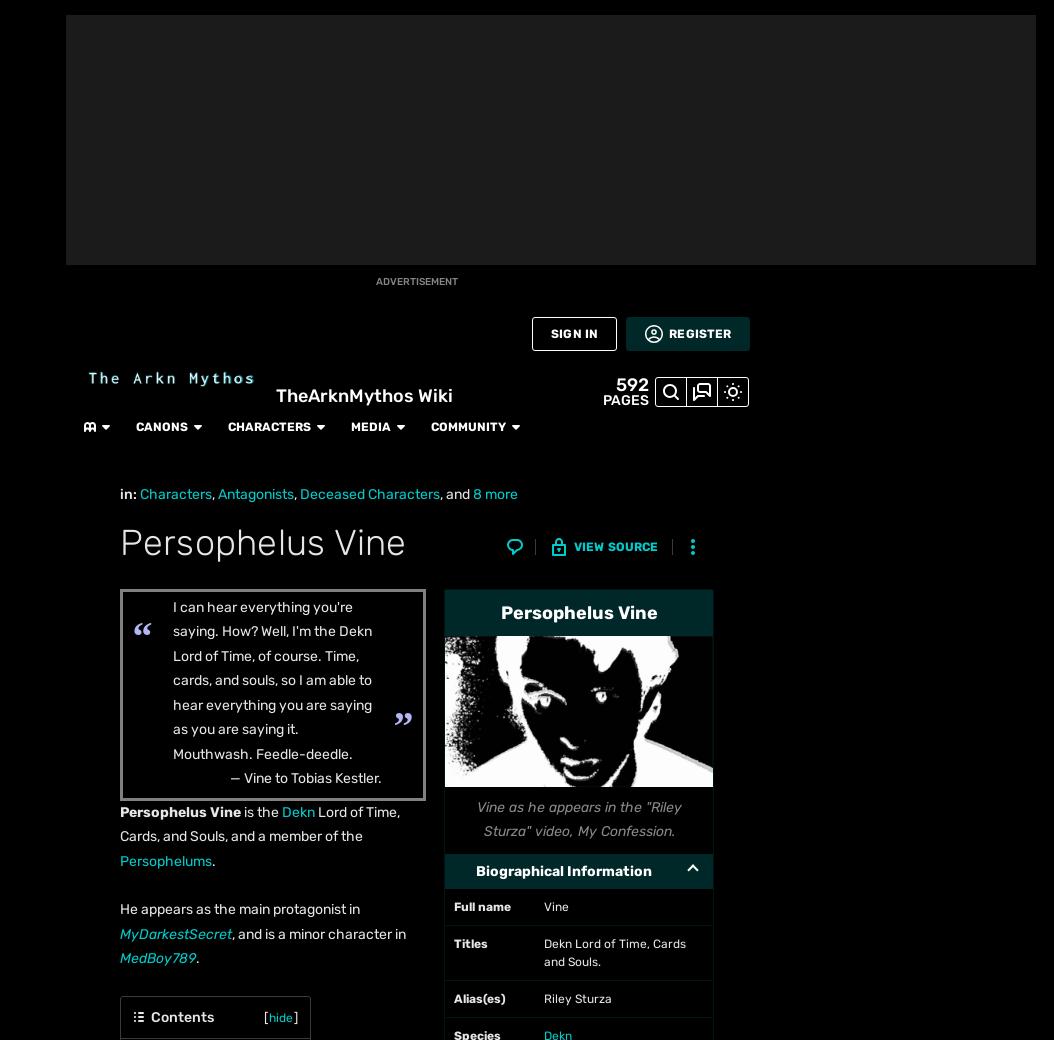  I want to click on 'BETA', so click(32, 214).